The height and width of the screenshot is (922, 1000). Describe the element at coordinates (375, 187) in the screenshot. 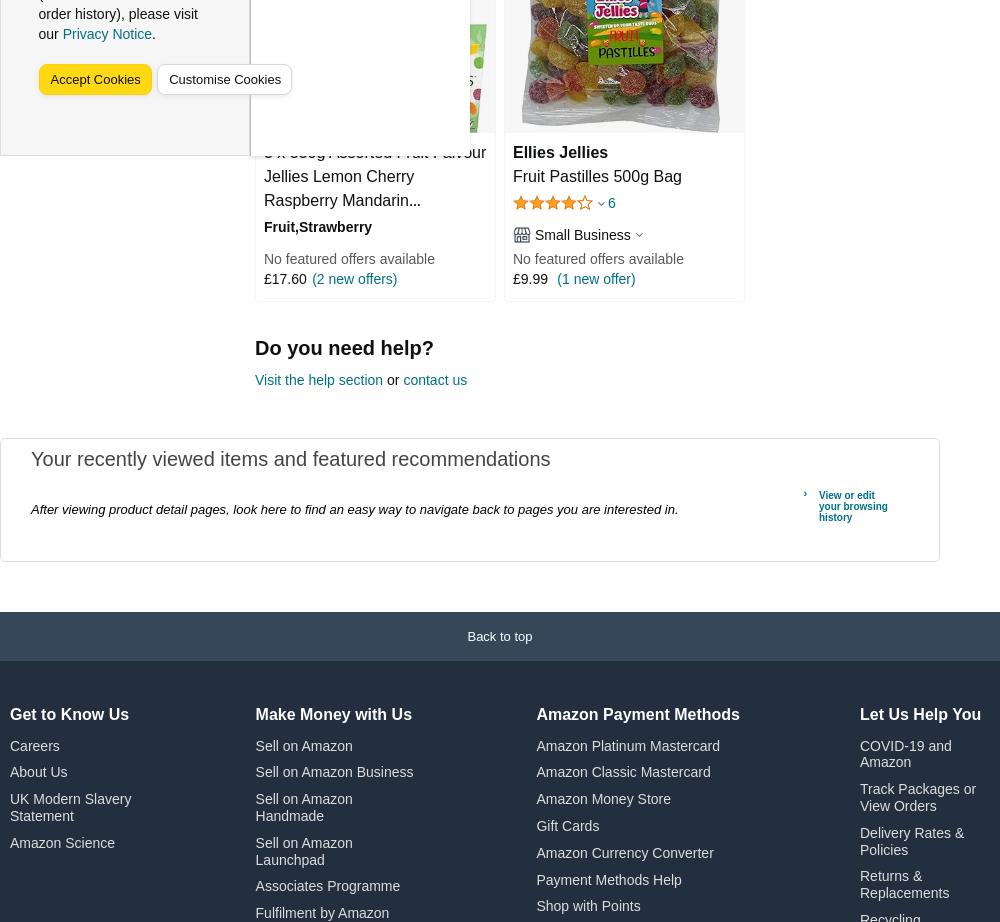

I see `'3 x 350g Assorted Fruit Falvour Jellies Lemon Cherry Raspberry Mandarin Strawberry Lime Jelly Fruits'` at that location.